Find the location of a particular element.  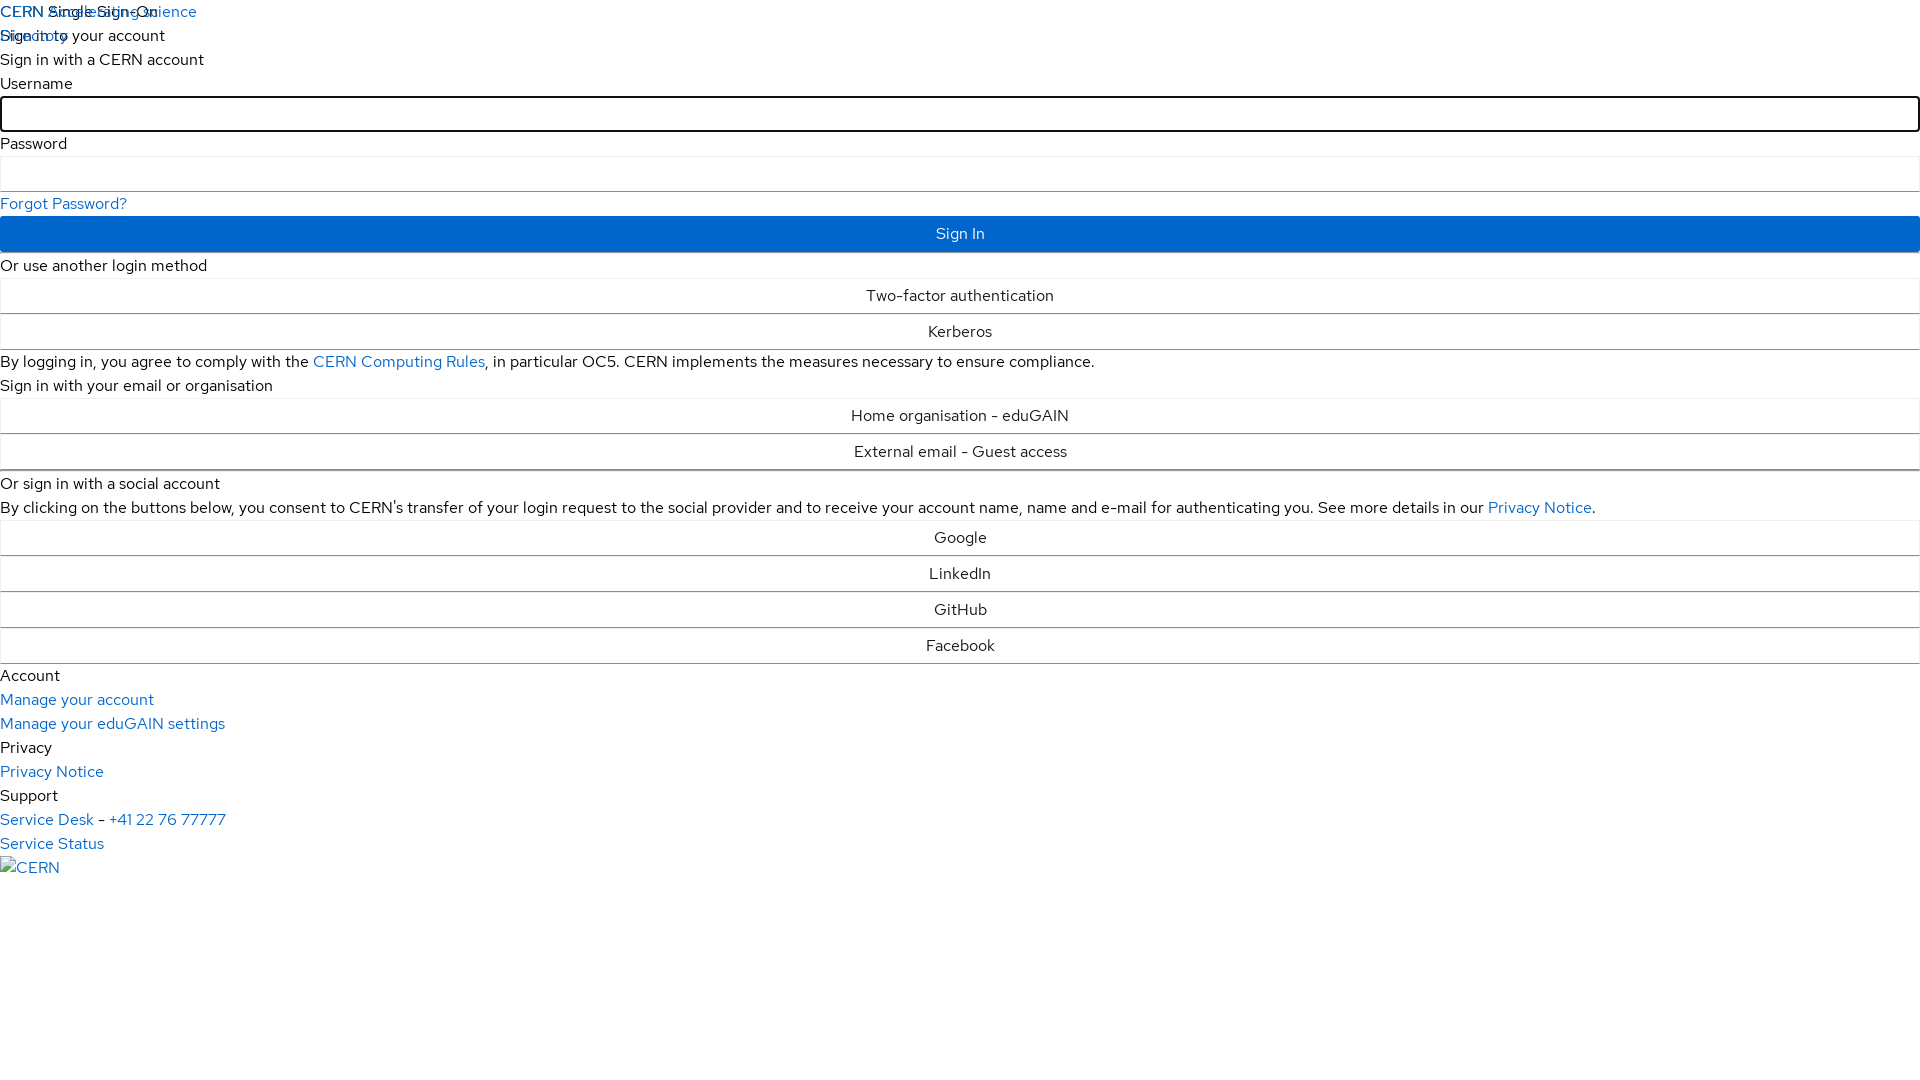

'Manage your eduGAIN settings' is located at coordinates (0, 723).